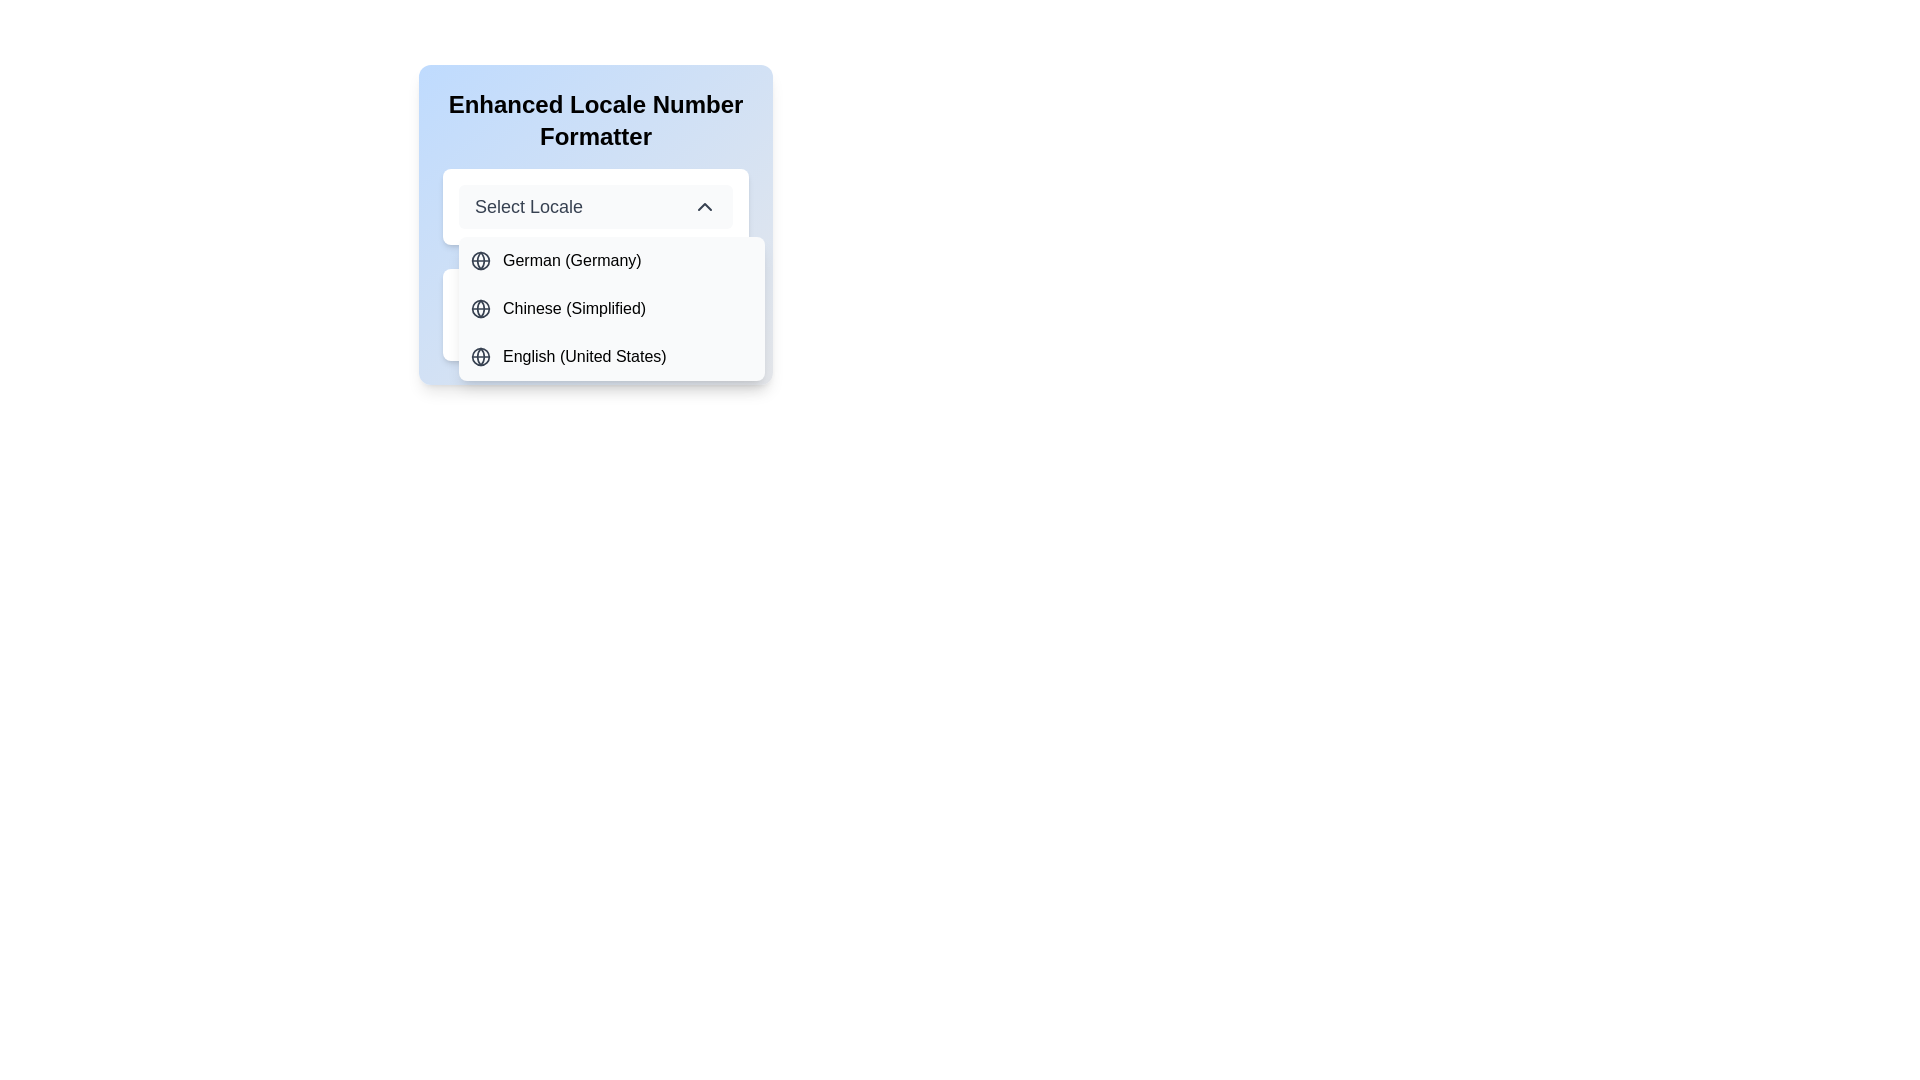  I want to click on the SVG Circle that represents the globe icon next to the 'German (Germany)' option in the dropdown menu, so click(480, 260).